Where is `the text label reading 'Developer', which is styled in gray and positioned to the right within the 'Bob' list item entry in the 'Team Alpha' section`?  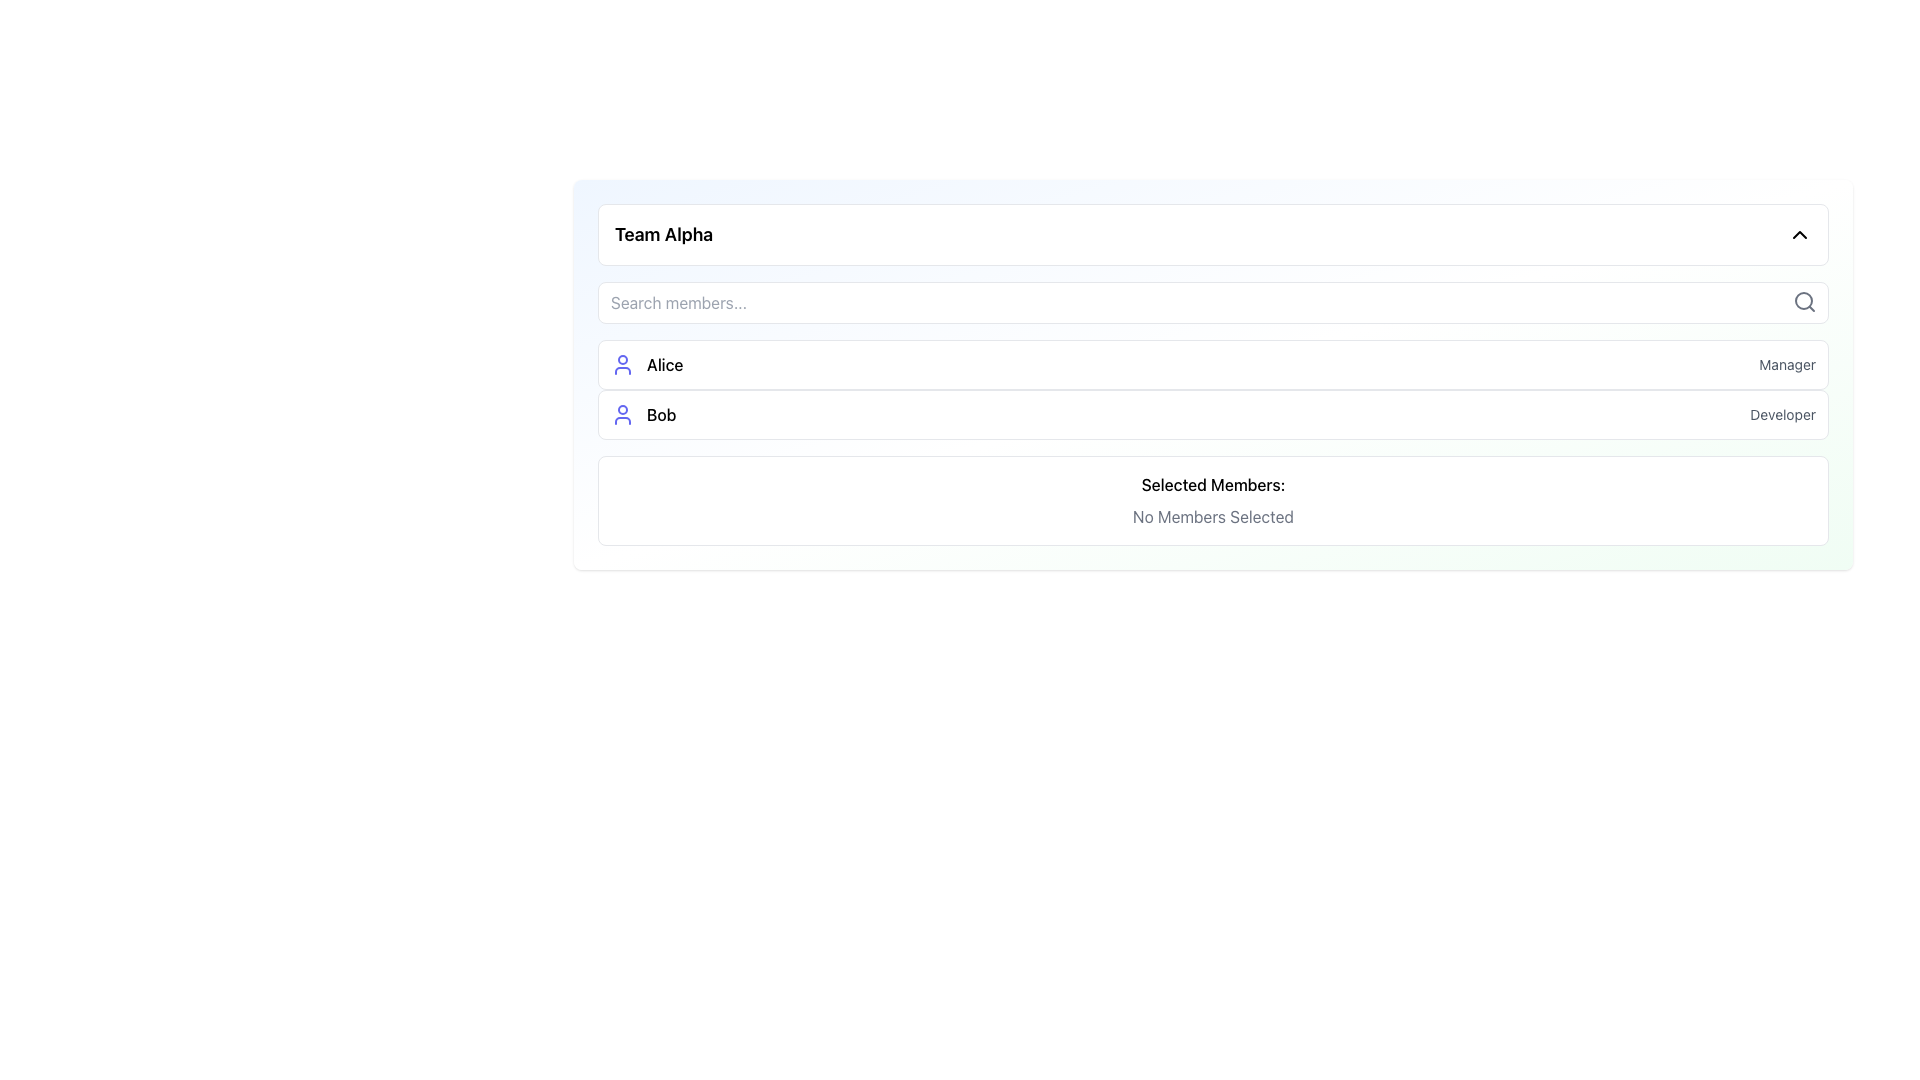 the text label reading 'Developer', which is styled in gray and positioned to the right within the 'Bob' list item entry in the 'Team Alpha' section is located at coordinates (1783, 414).